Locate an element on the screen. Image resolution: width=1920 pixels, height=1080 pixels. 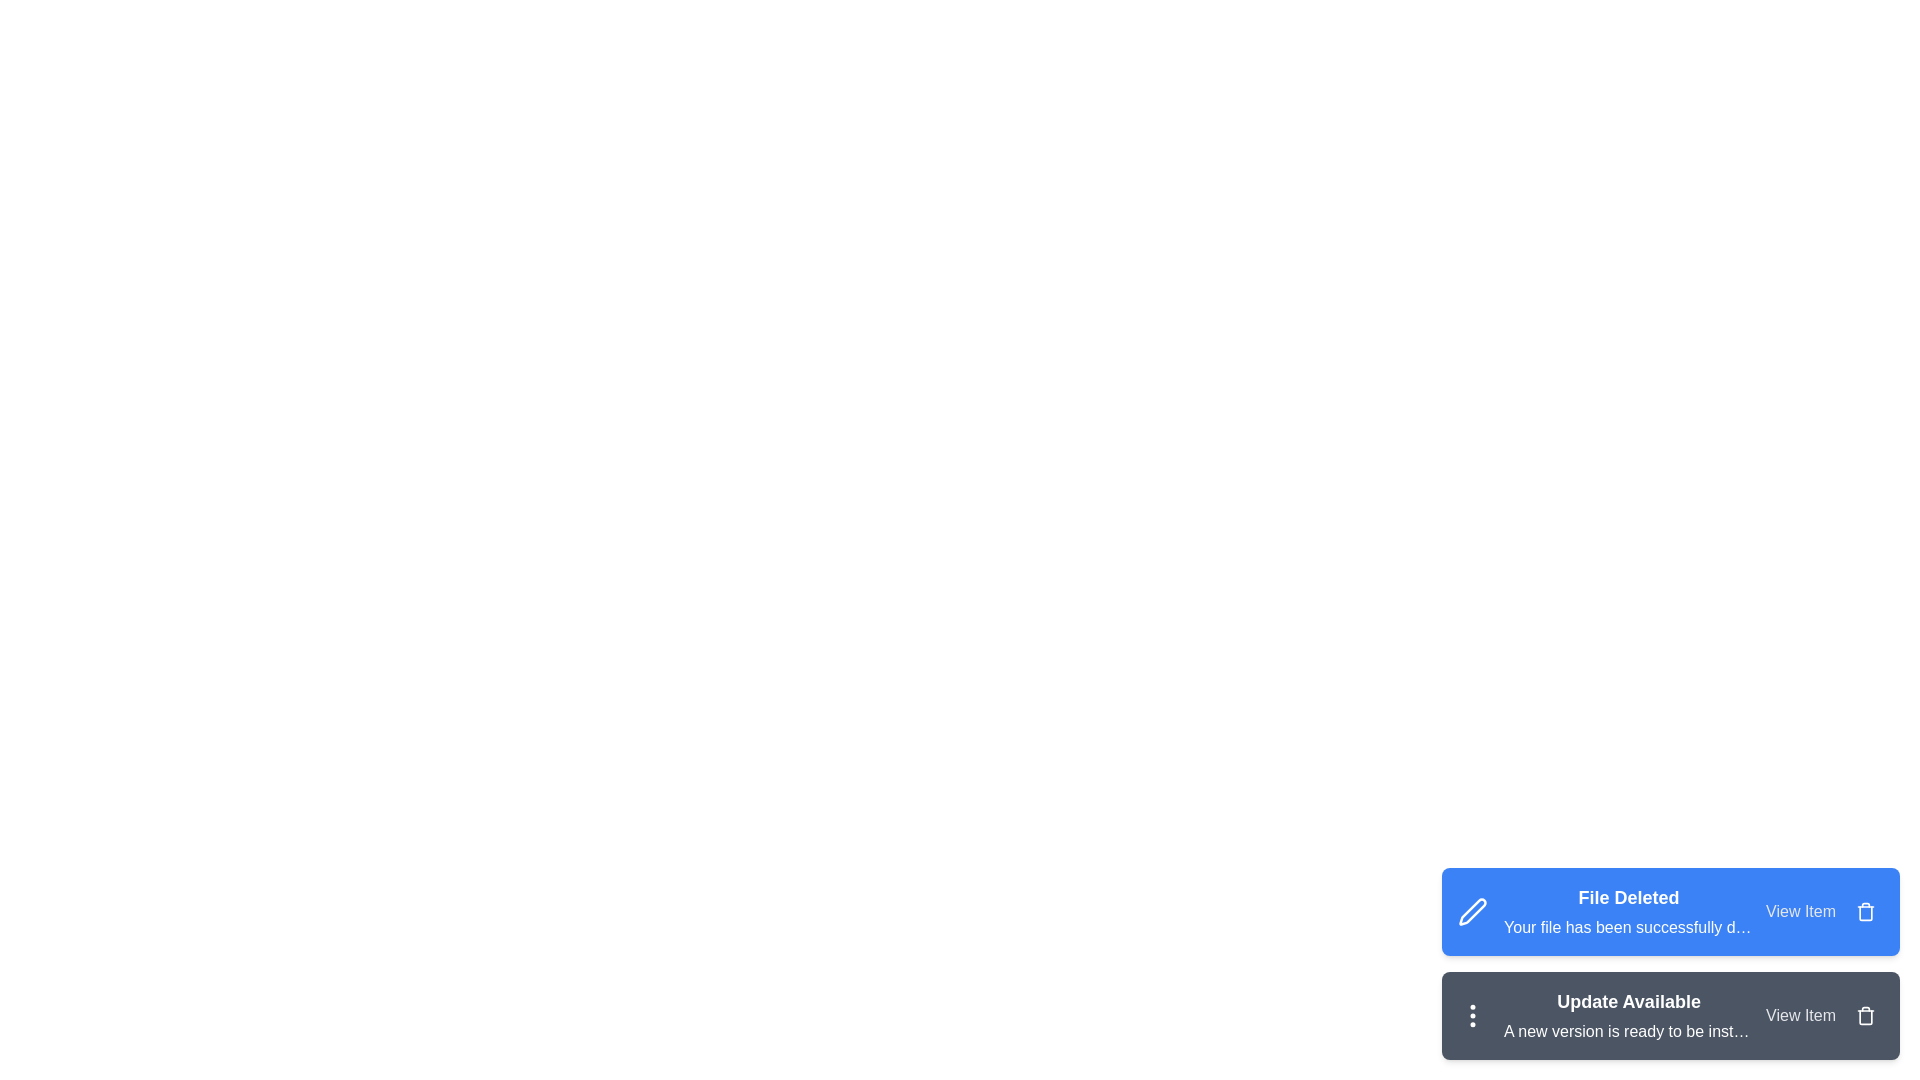
the 'View Item' button for the notification titled 'Update Available' is located at coordinates (1800, 1015).